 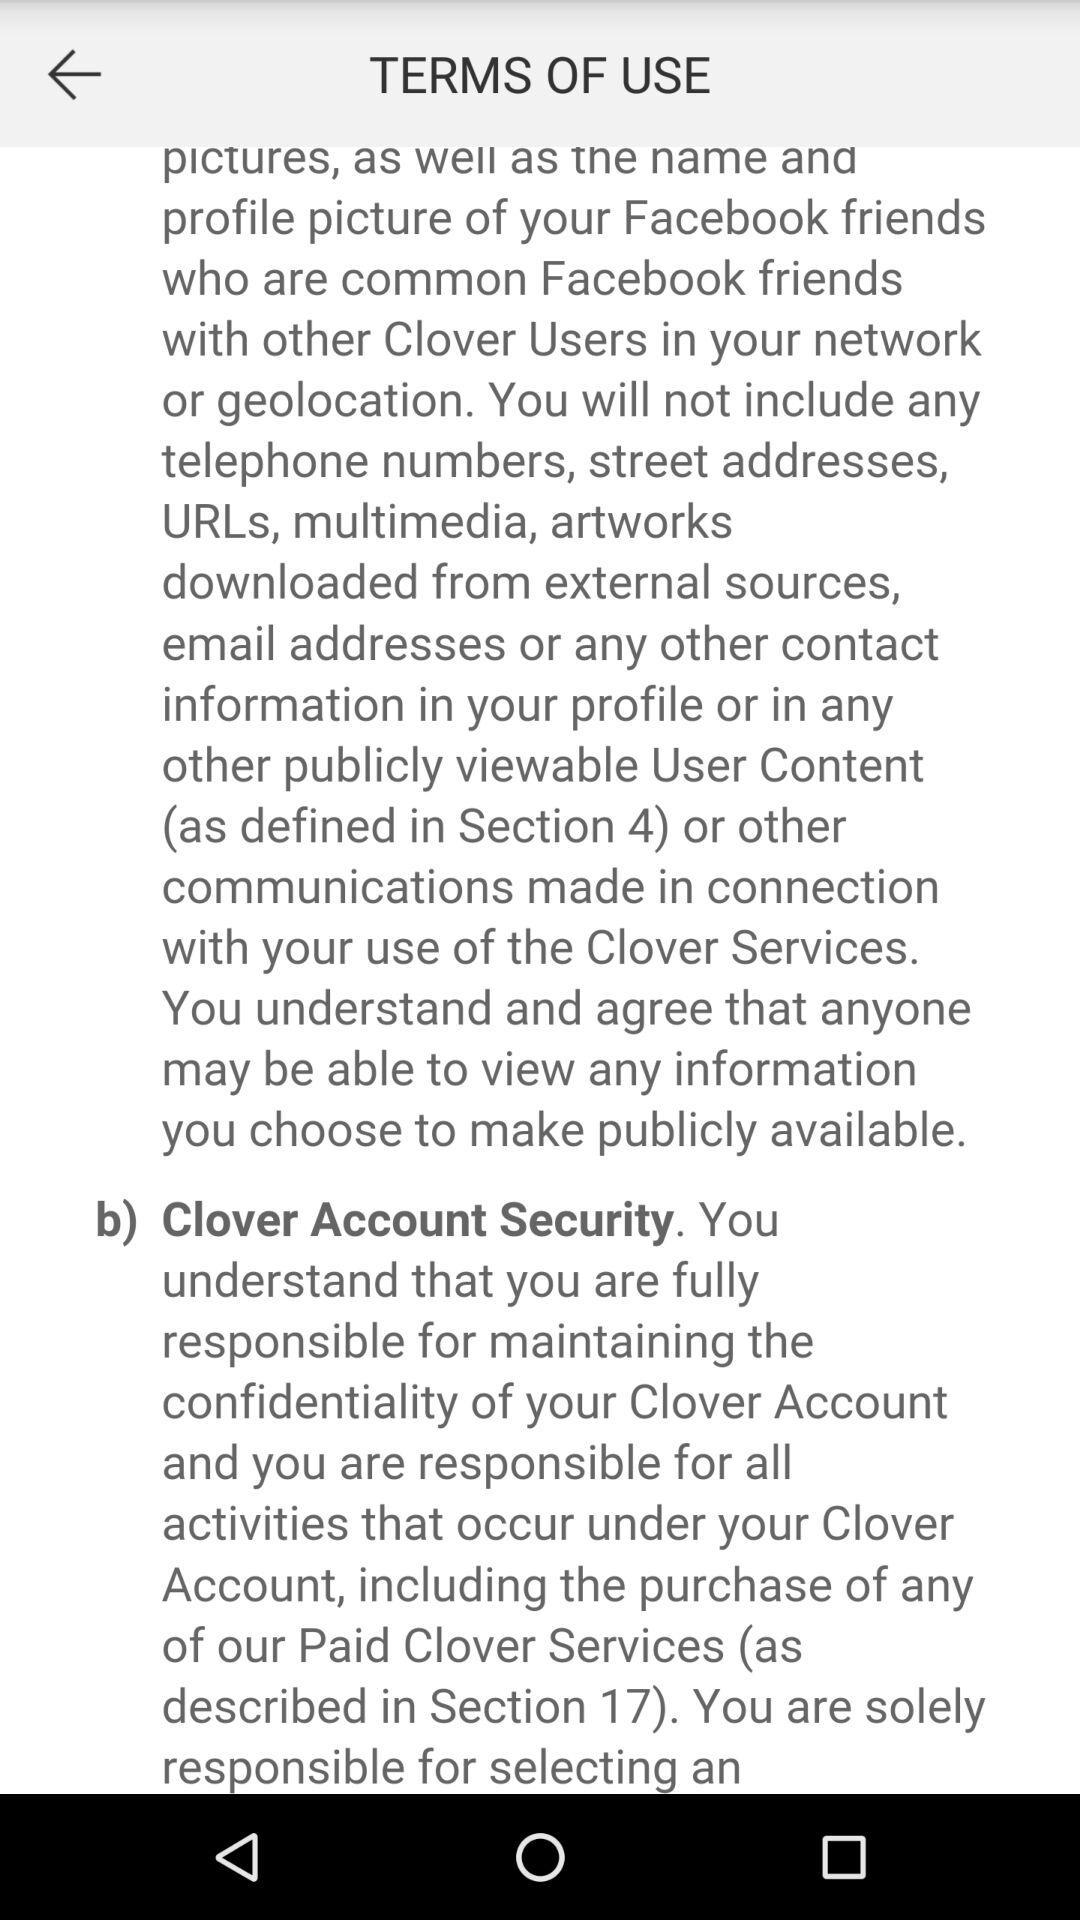 What do you see at coordinates (540, 970) in the screenshot?
I see `advertisement` at bounding box center [540, 970].